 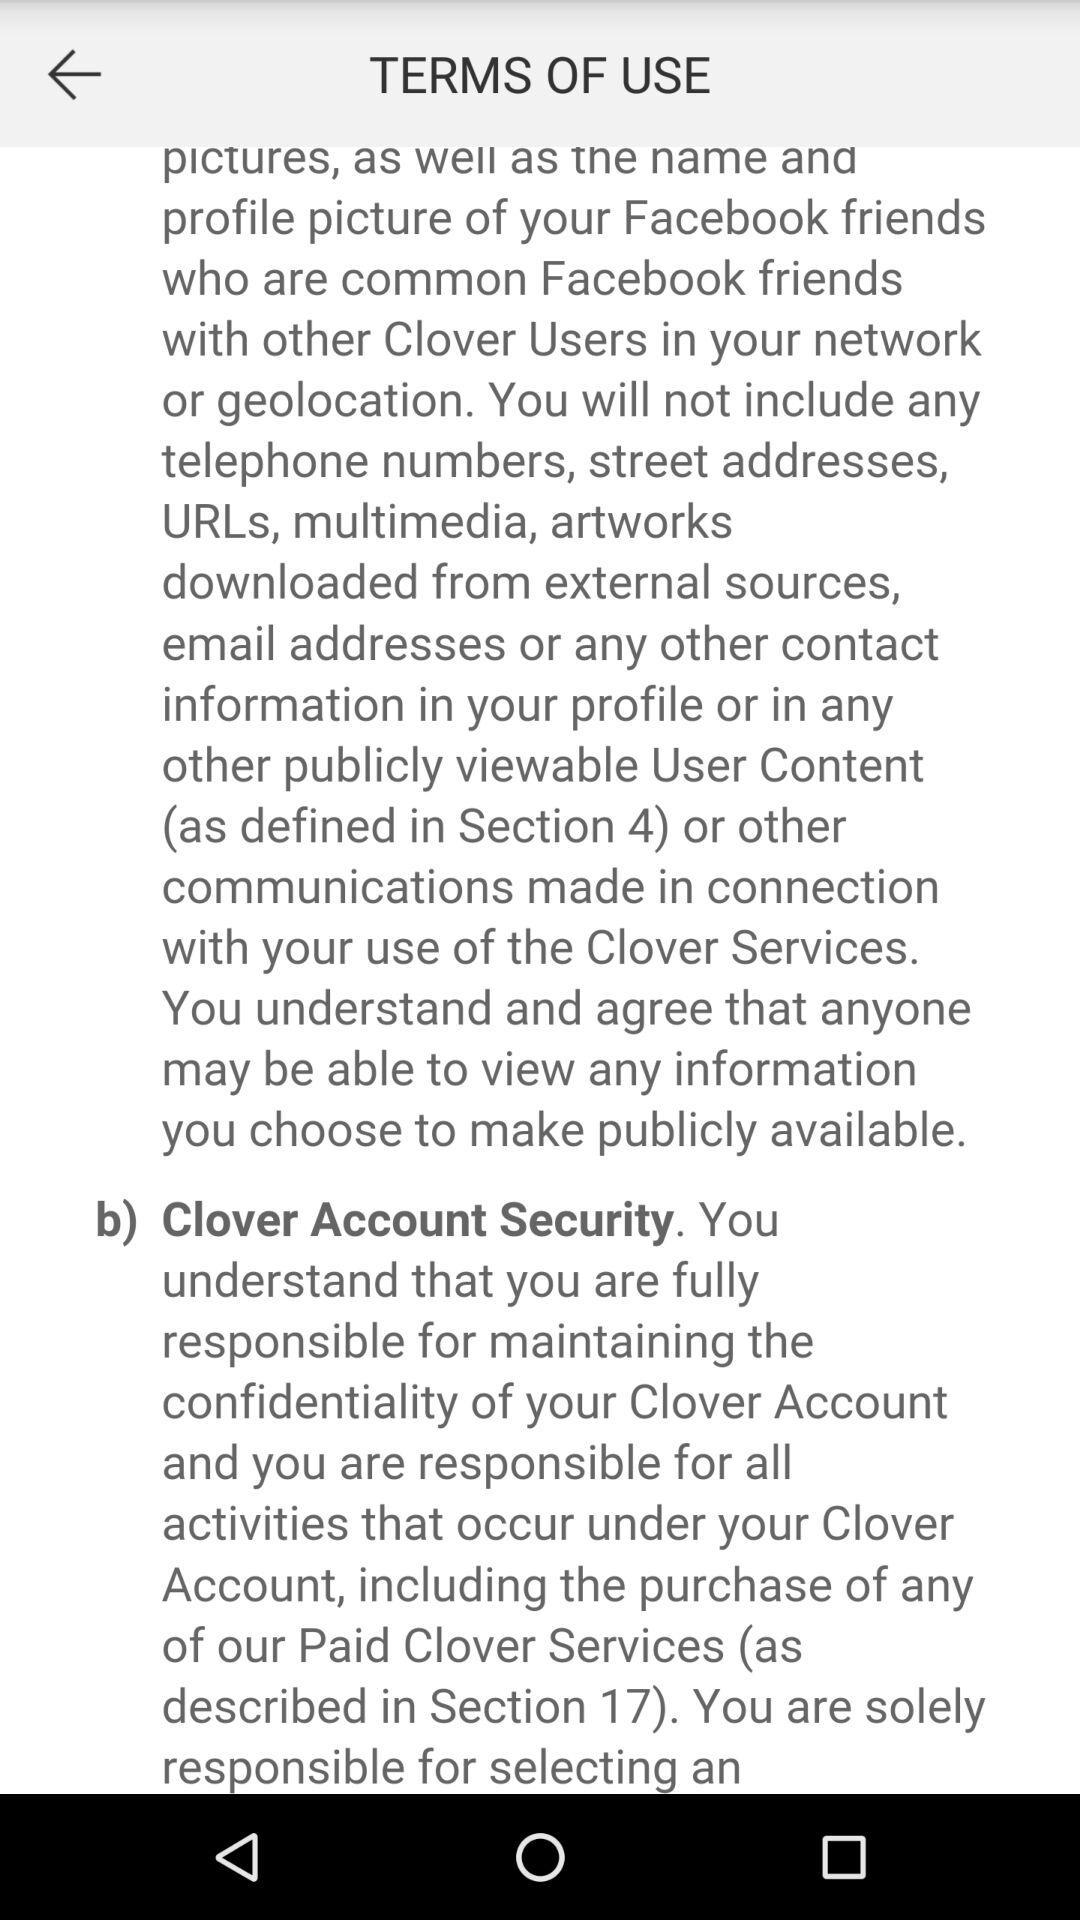 What do you see at coordinates (540, 970) in the screenshot?
I see `advertisement` at bounding box center [540, 970].